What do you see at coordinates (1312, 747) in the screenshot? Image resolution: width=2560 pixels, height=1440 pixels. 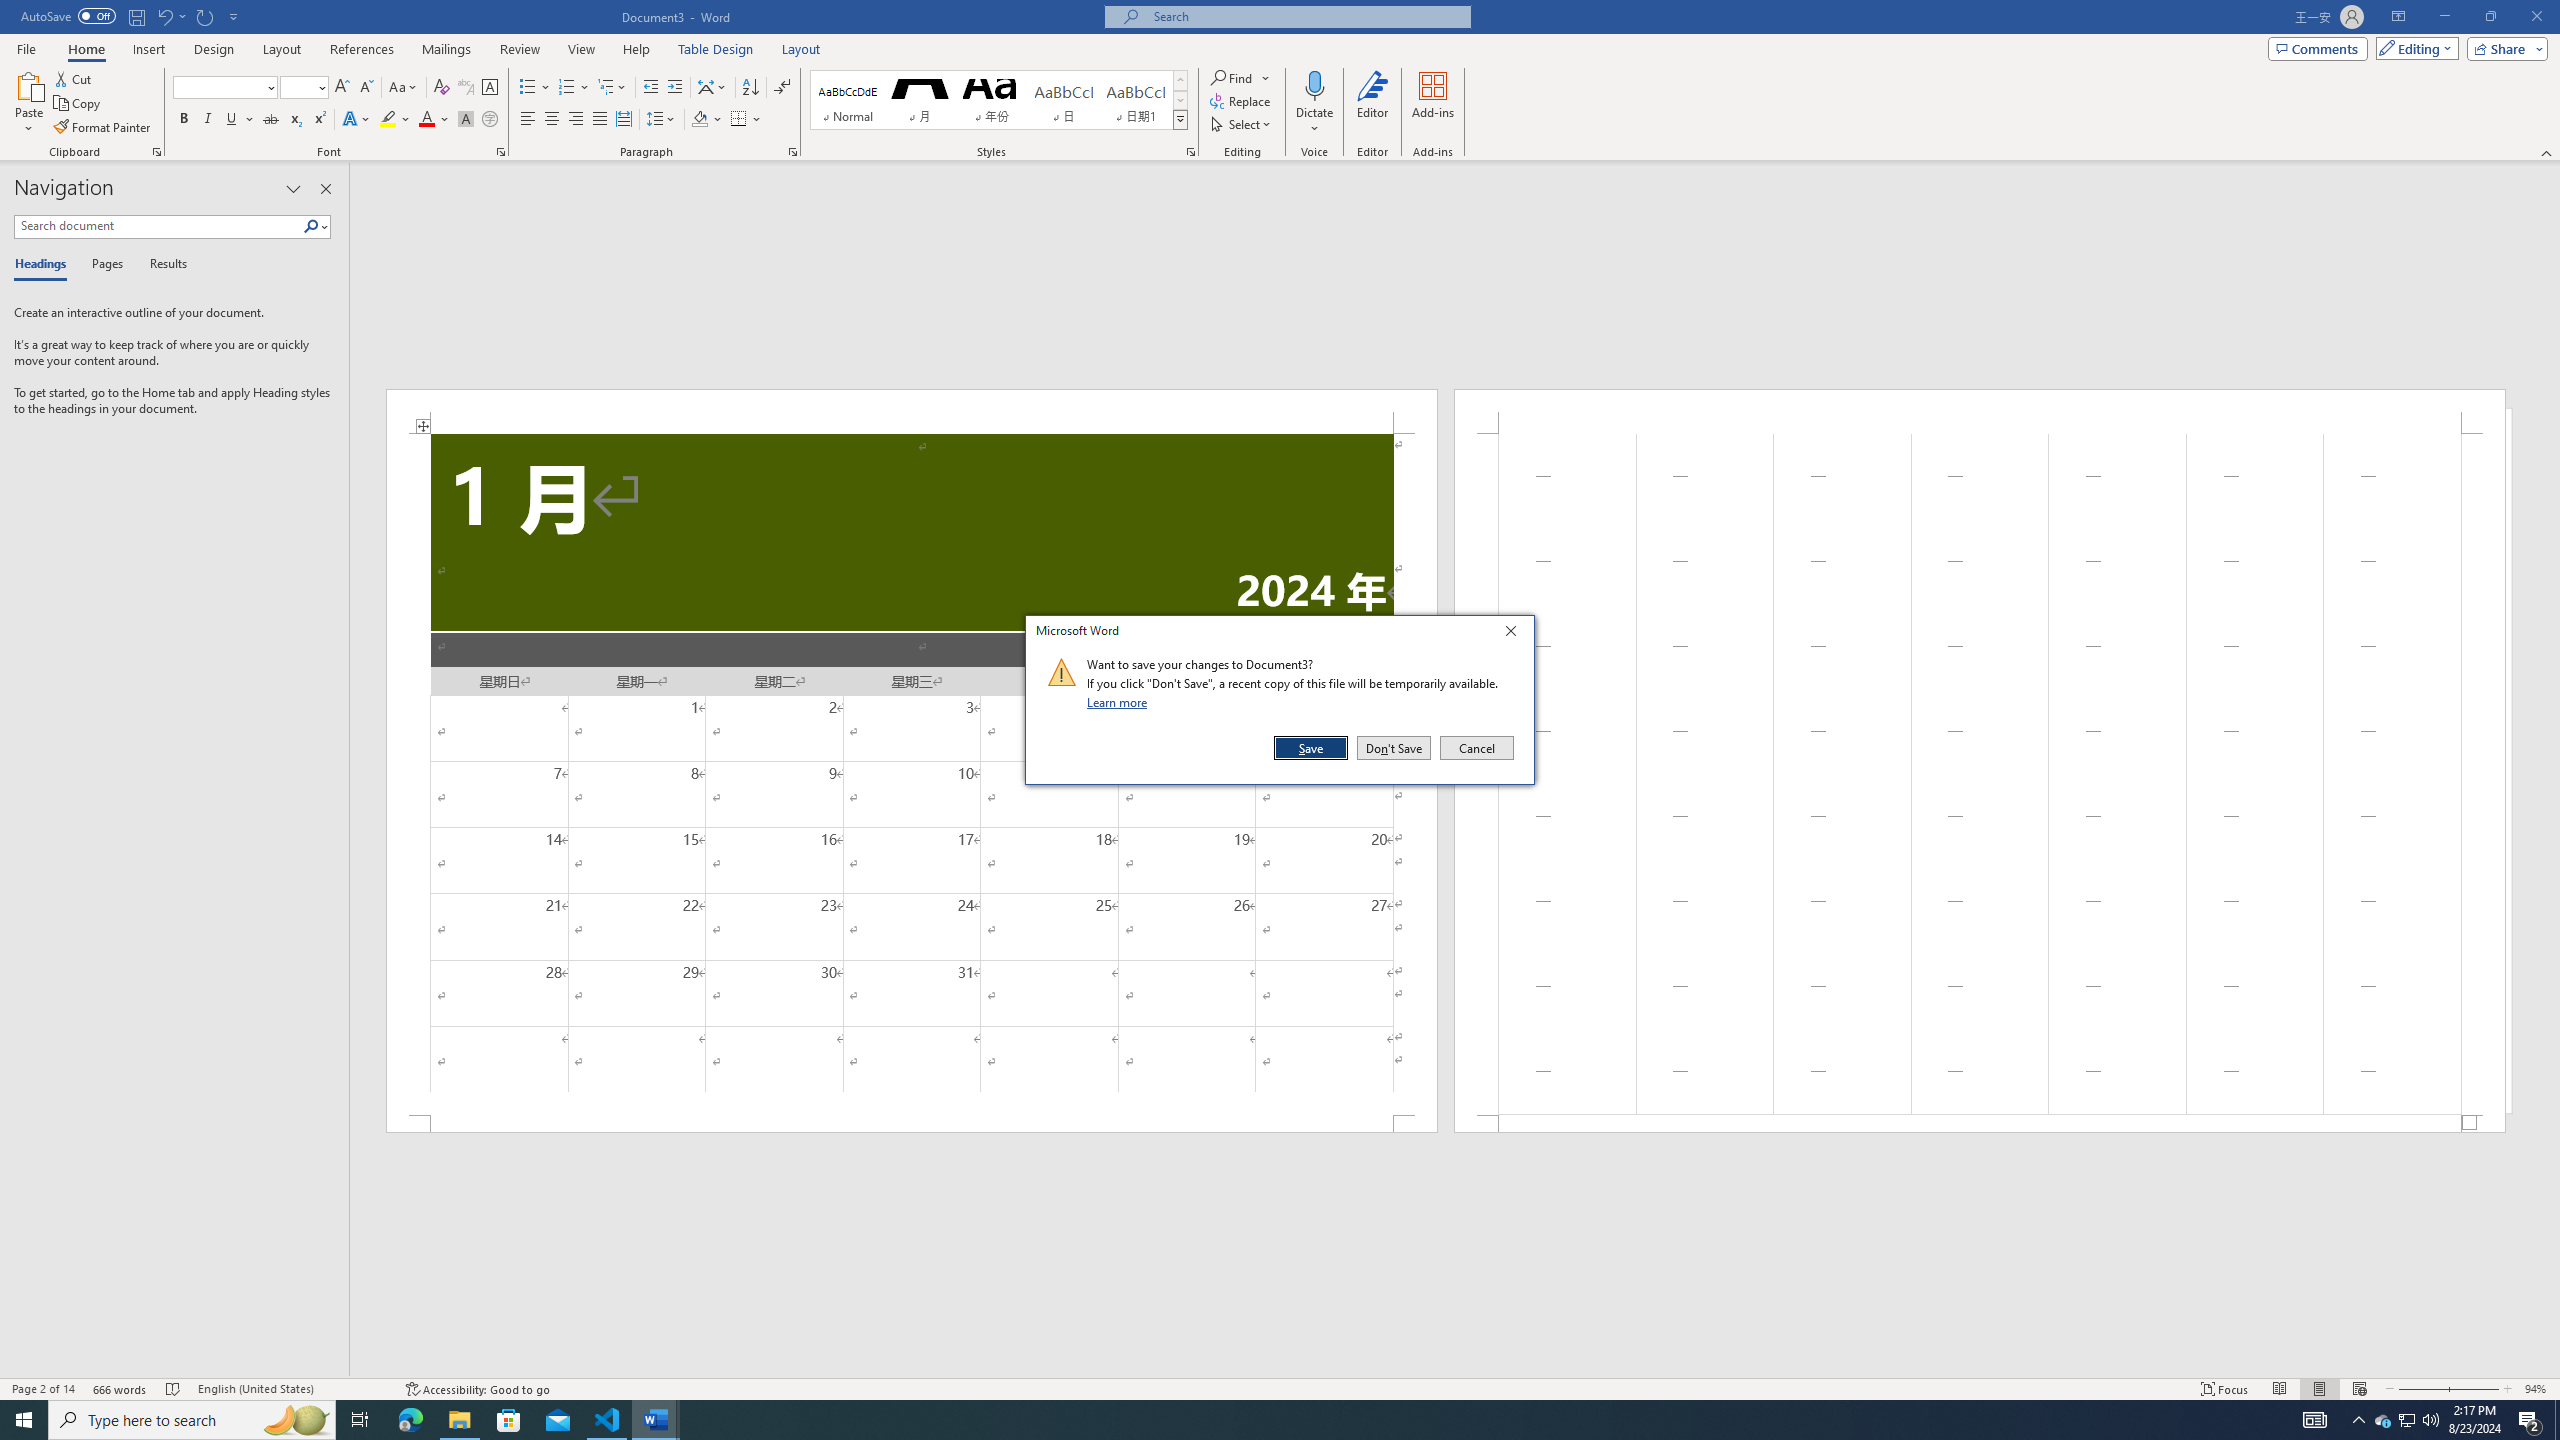 I see `'Save'` at bounding box center [1312, 747].